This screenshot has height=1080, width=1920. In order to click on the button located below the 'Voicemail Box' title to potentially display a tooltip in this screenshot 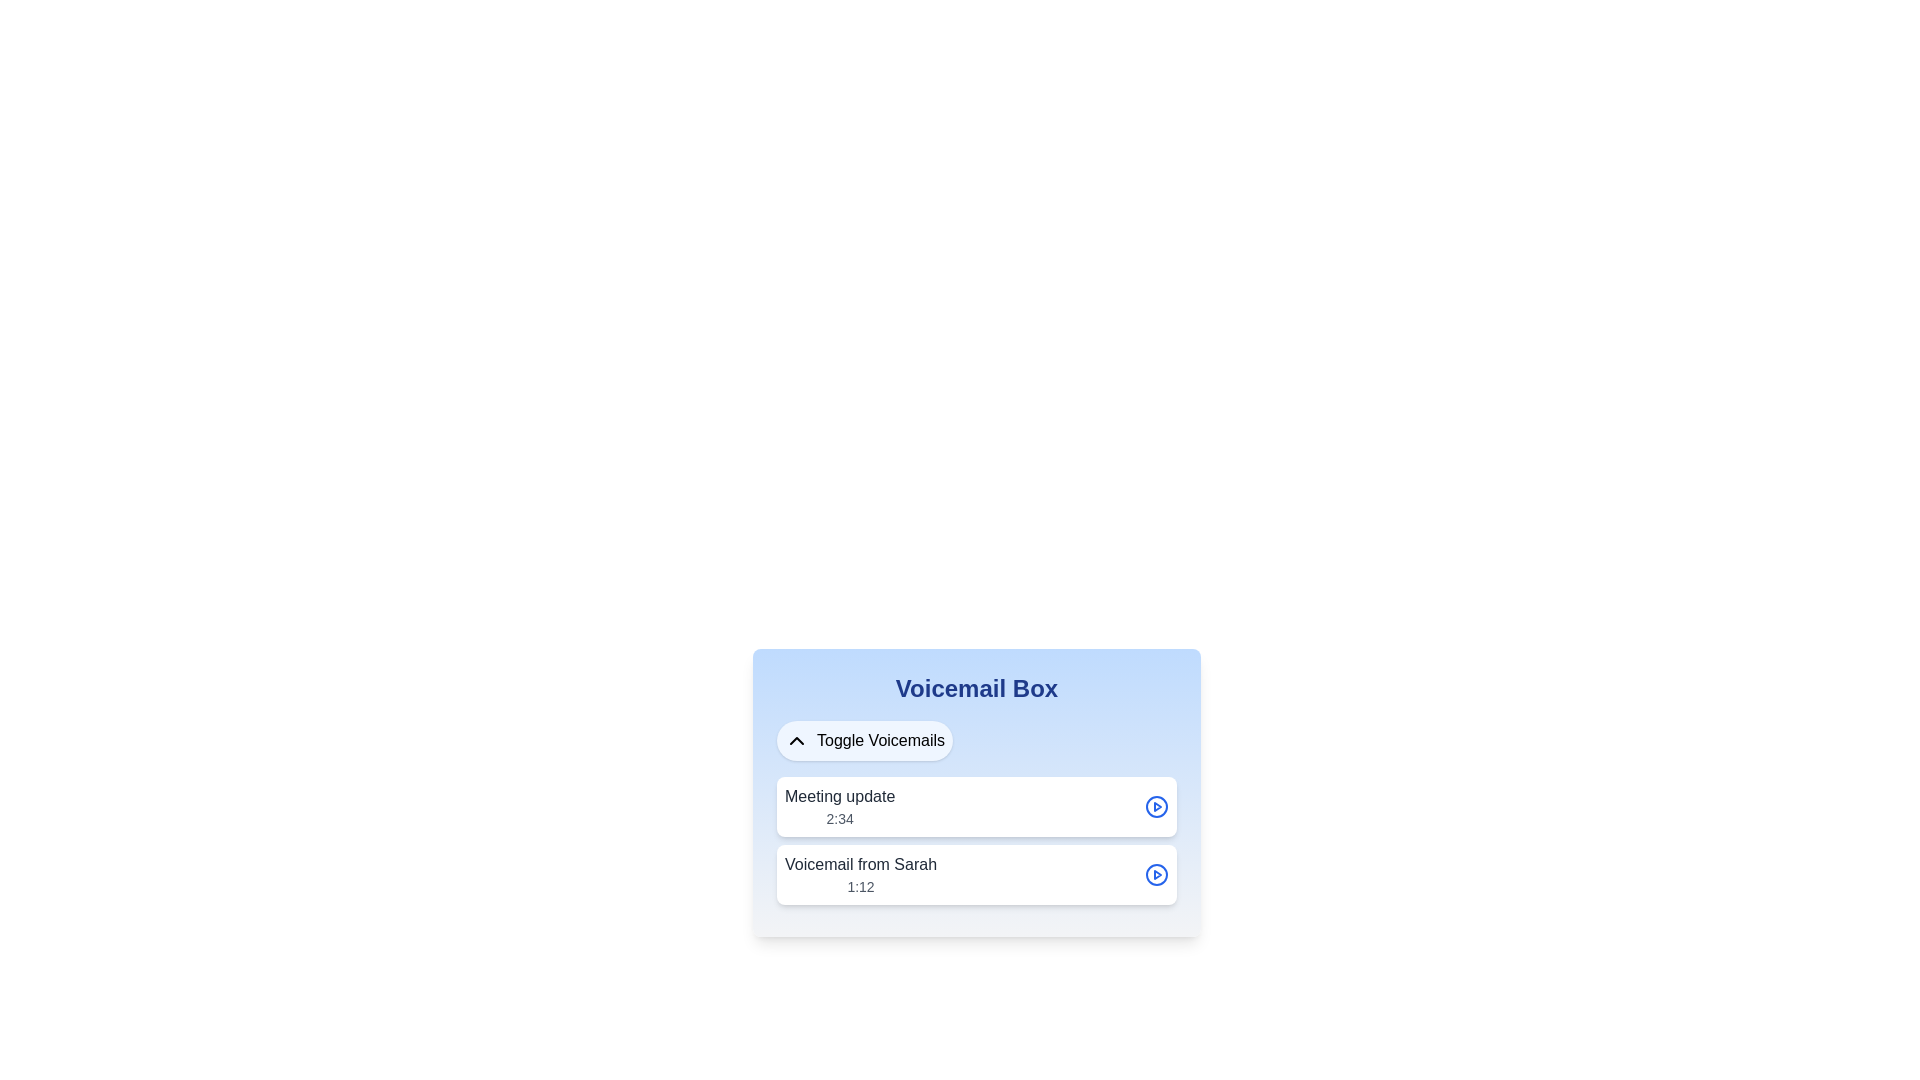, I will do `click(864, 740)`.